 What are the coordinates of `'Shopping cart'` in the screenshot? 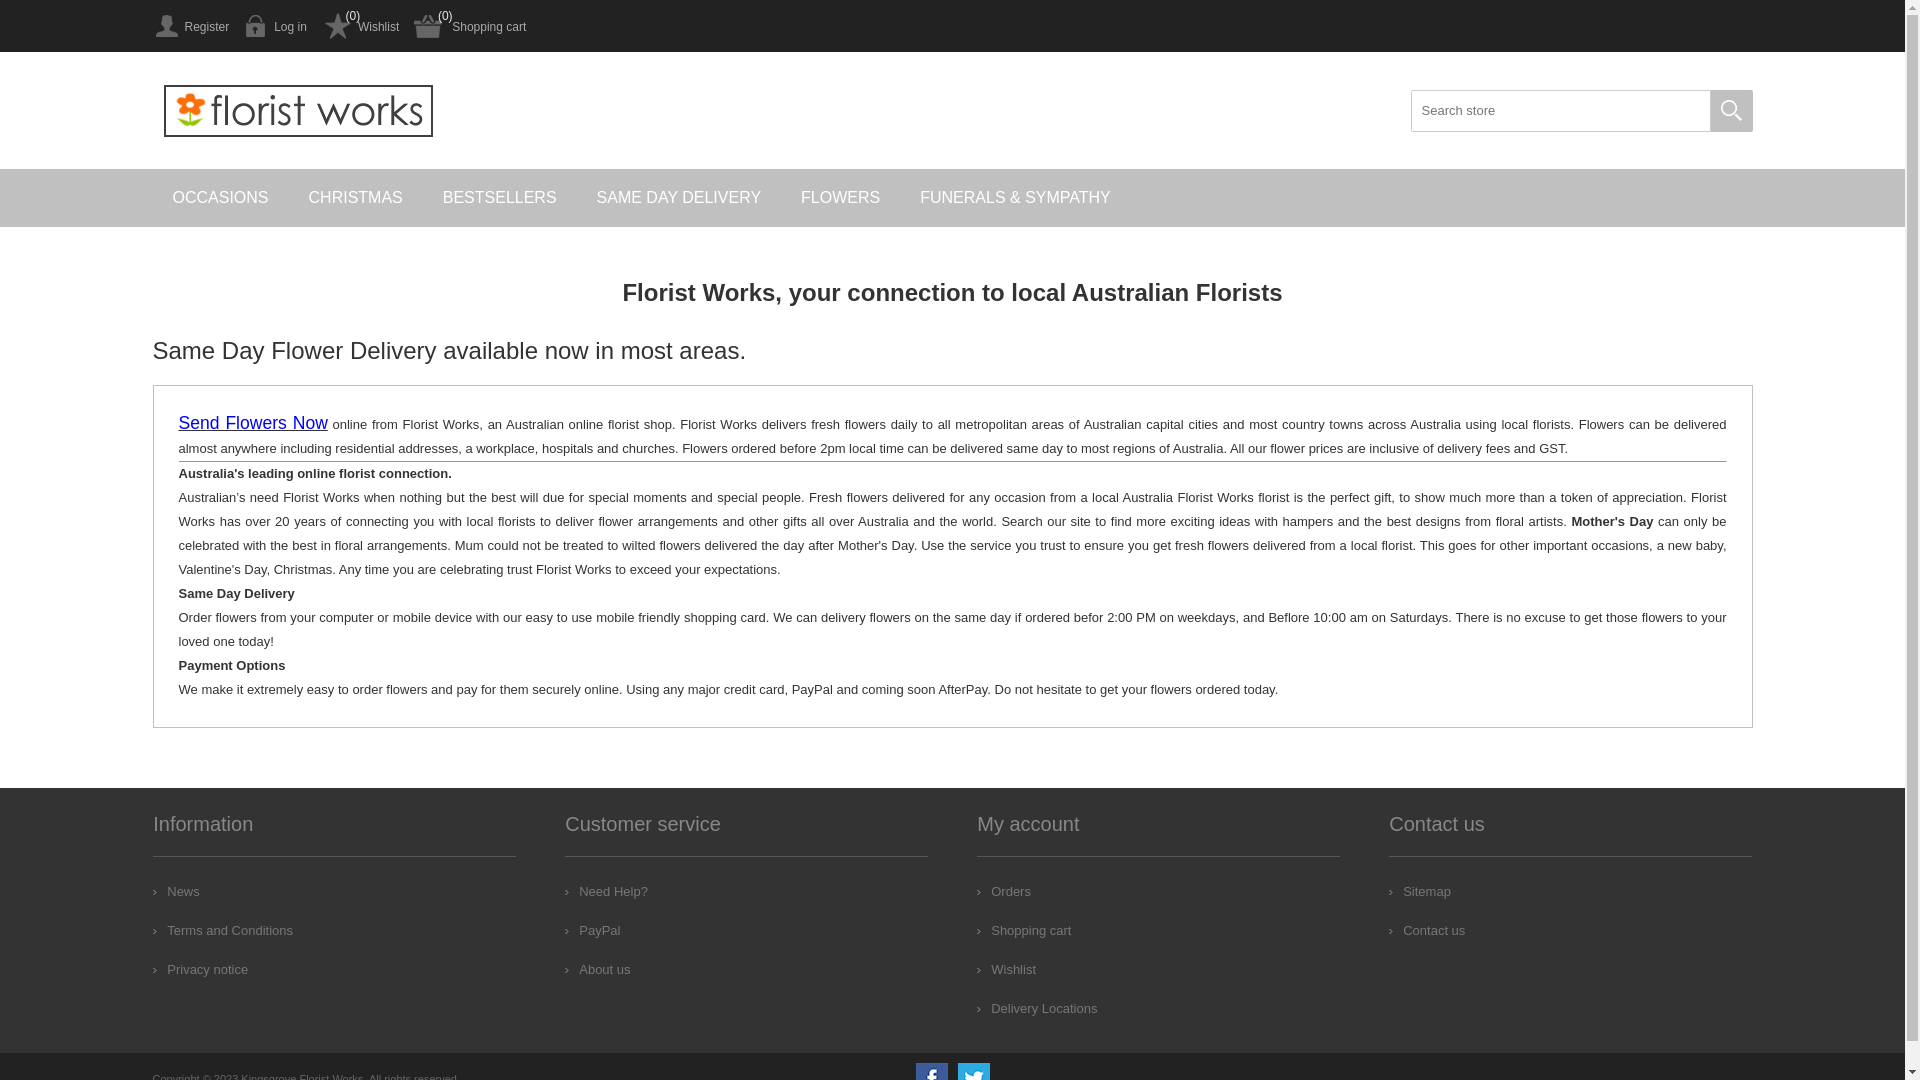 It's located at (469, 26).